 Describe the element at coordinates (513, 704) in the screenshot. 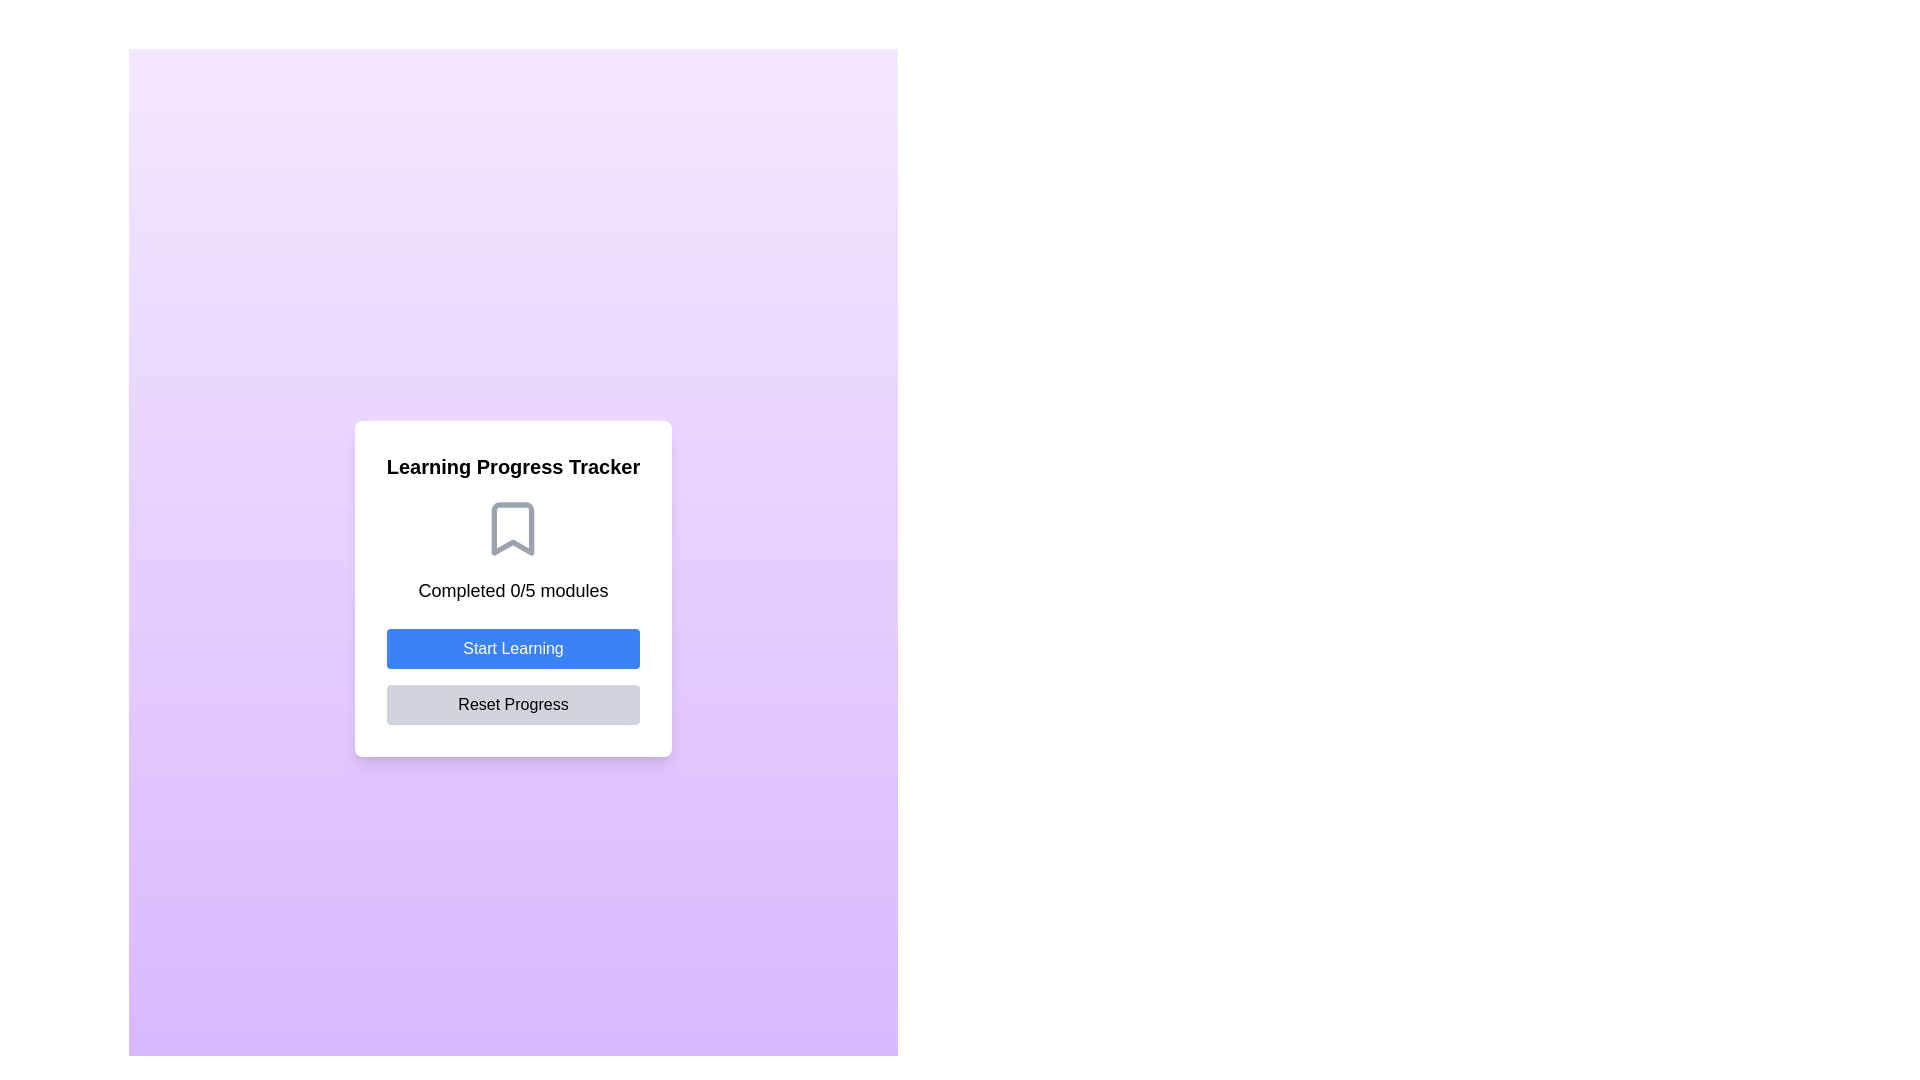

I see `the 'Reset Progress' button, which is a rectangular button with rounded corners and a light gray background` at that location.